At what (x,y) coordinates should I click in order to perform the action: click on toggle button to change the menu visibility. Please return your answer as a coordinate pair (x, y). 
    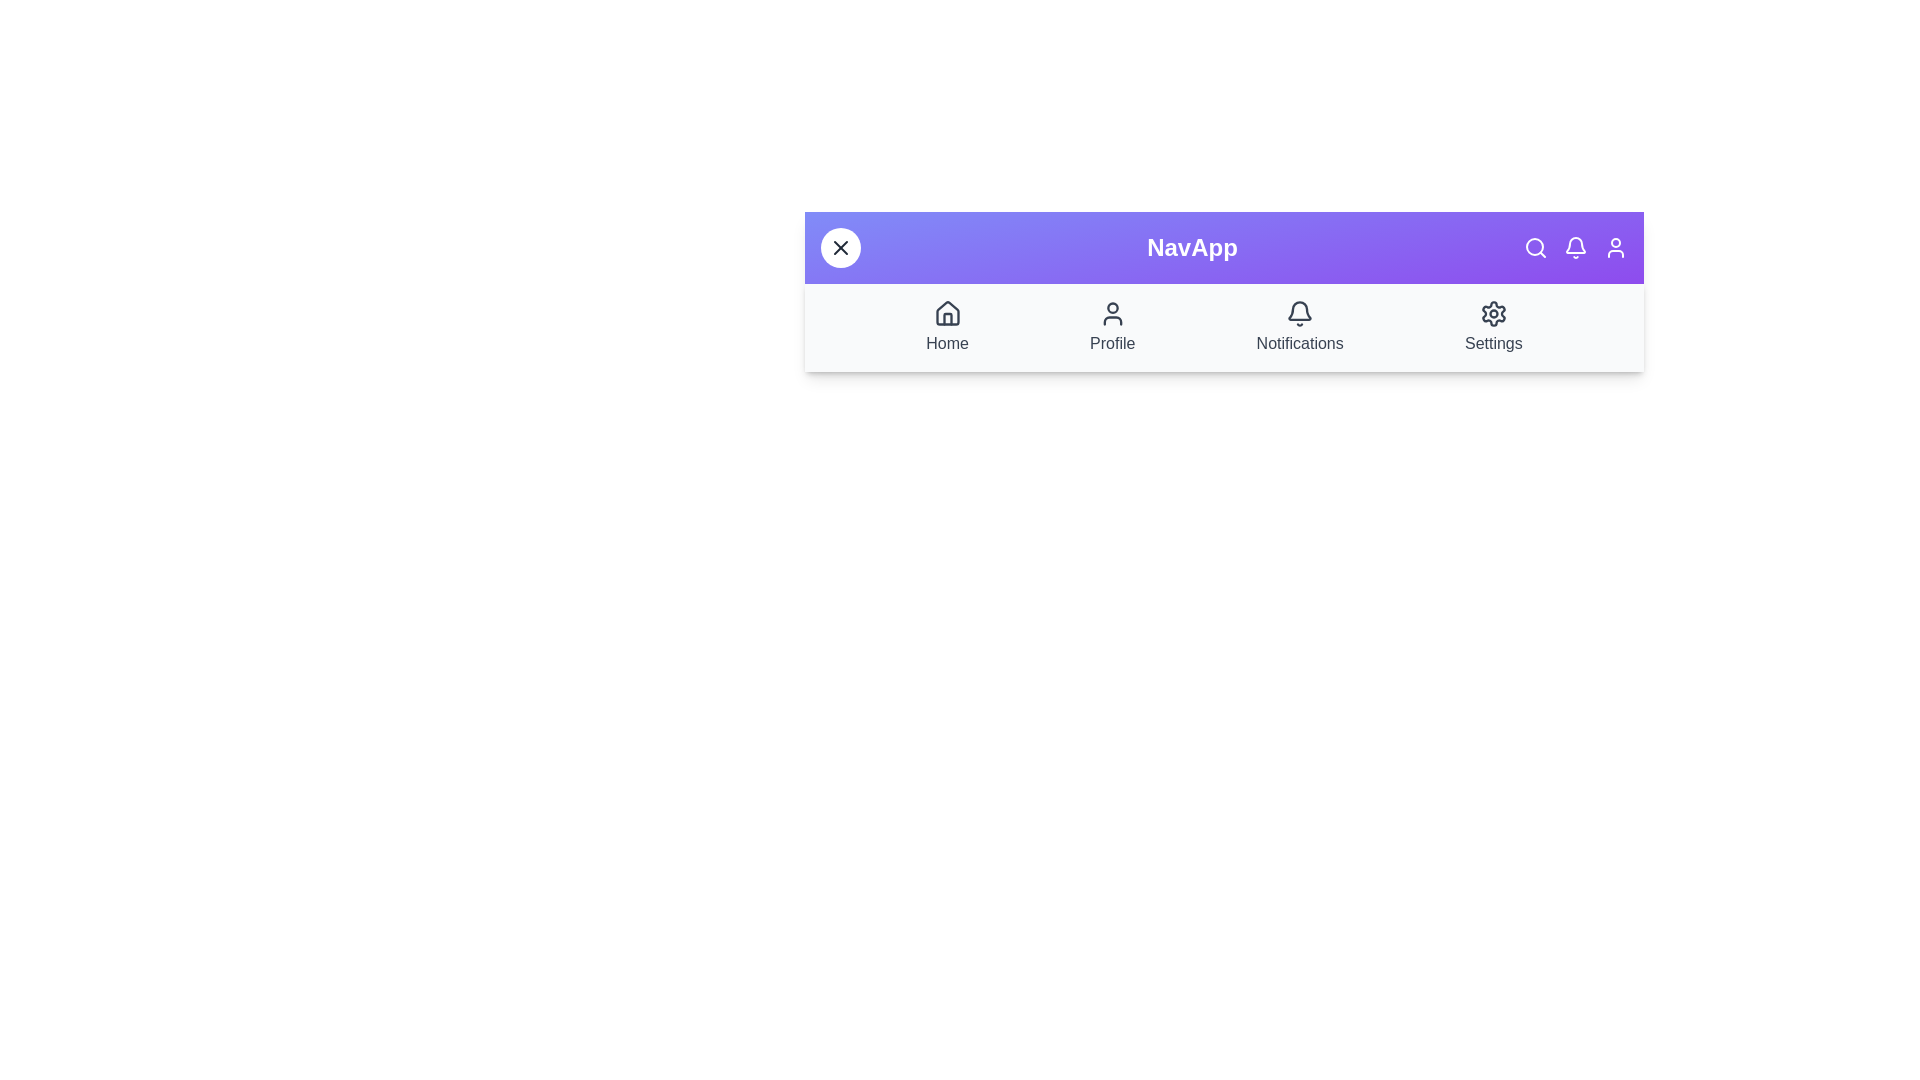
    Looking at the image, I should click on (840, 246).